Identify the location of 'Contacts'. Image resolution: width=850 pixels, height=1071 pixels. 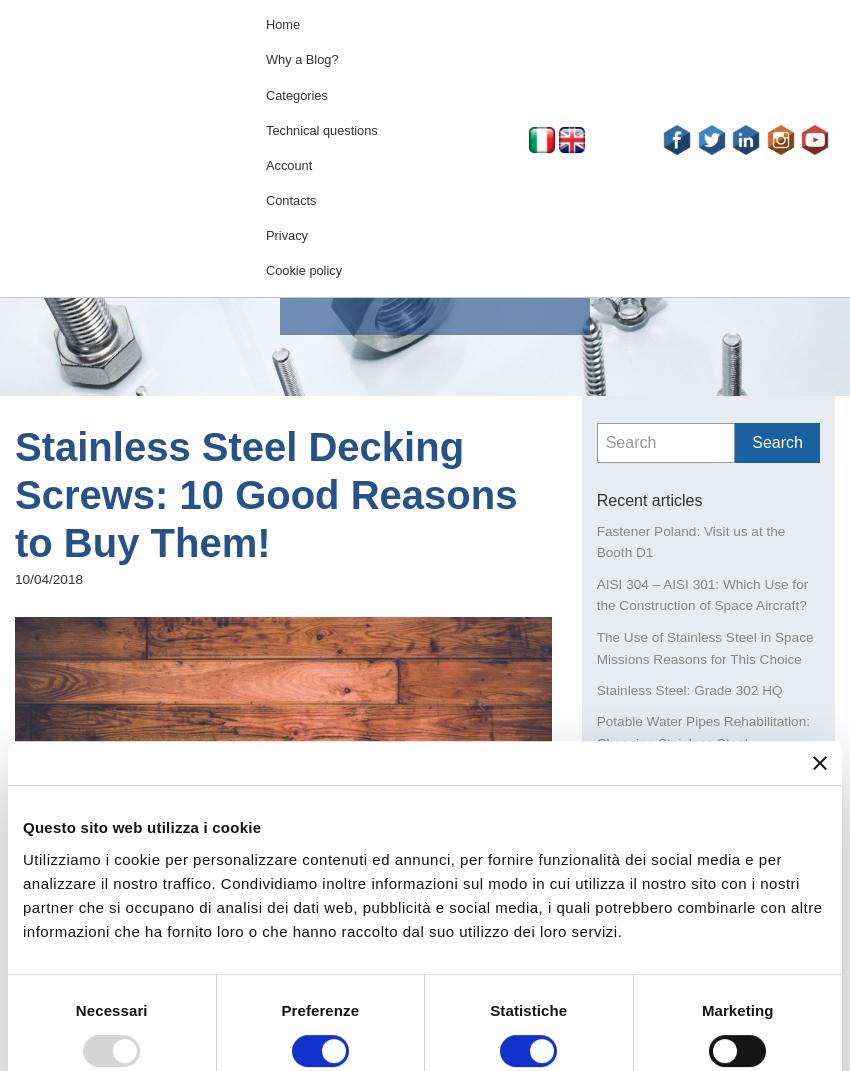
(290, 199).